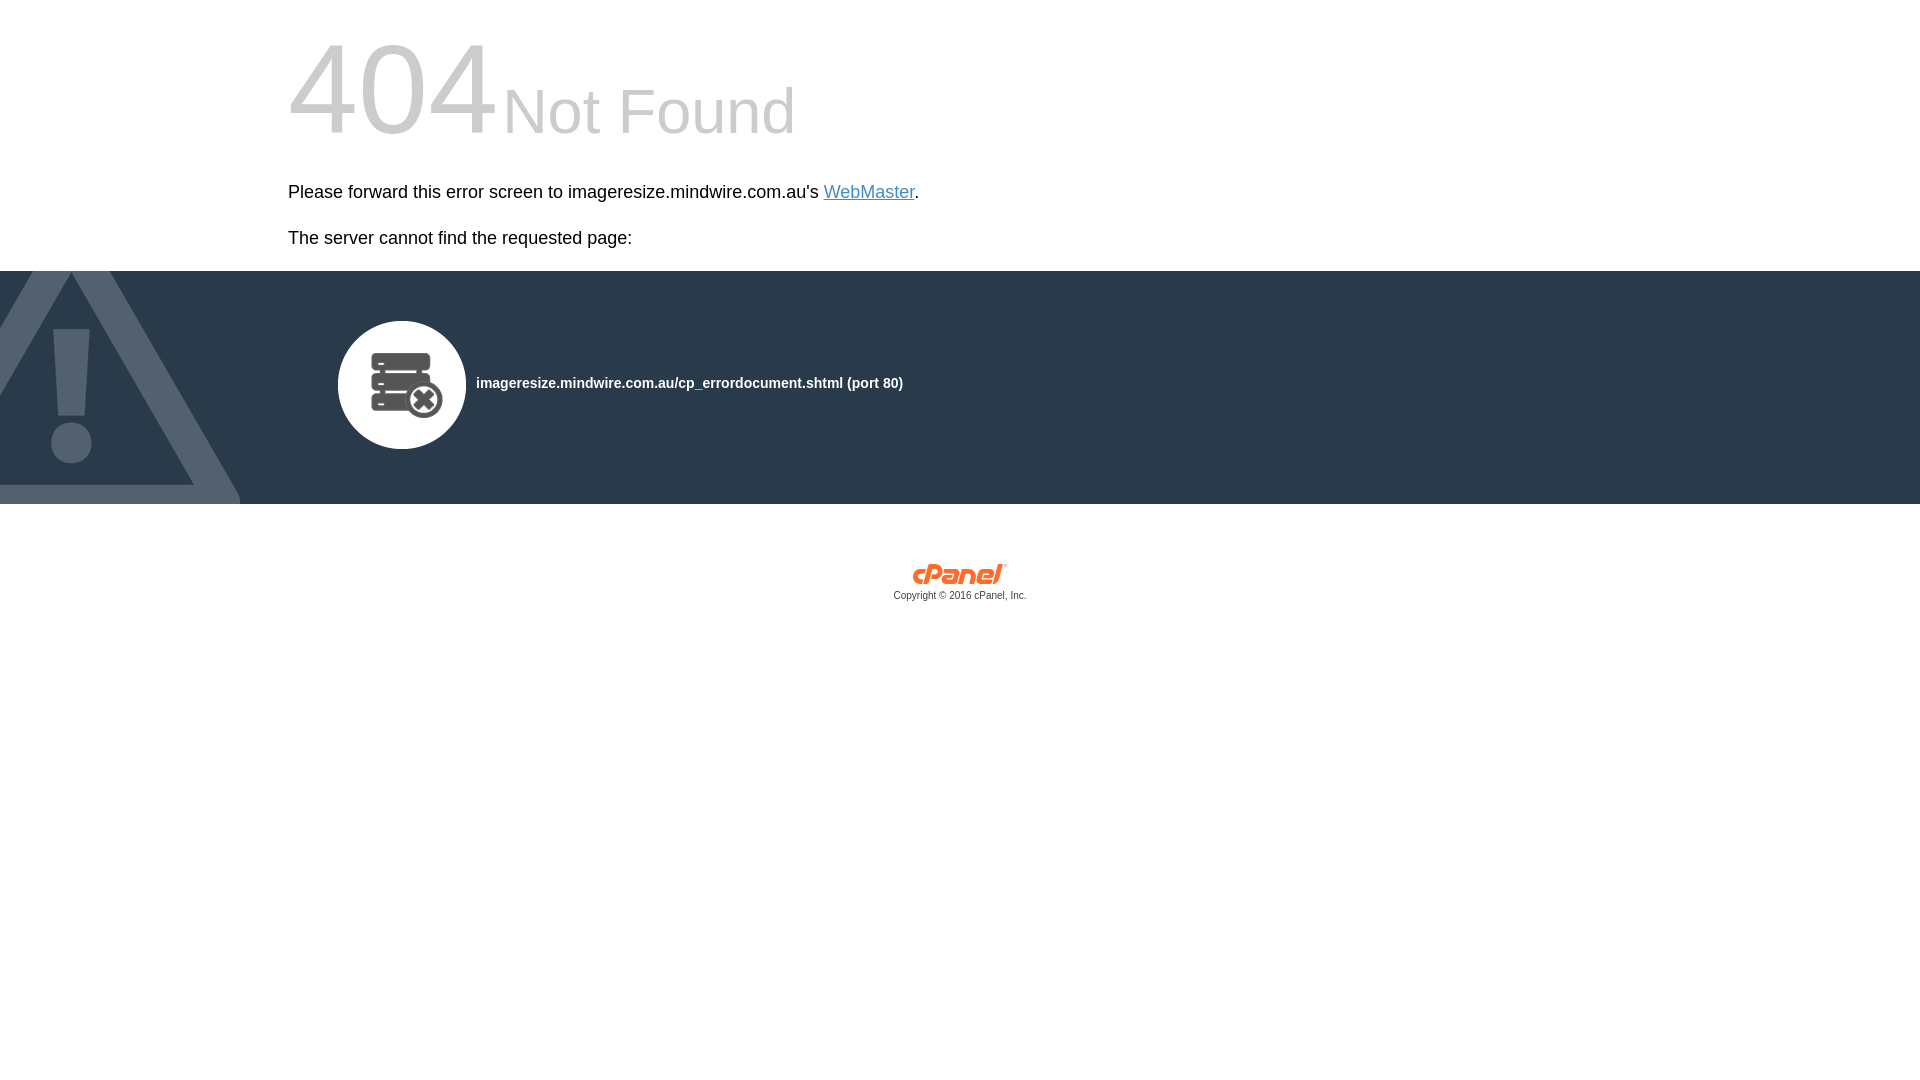  What do you see at coordinates (824, 192) in the screenshot?
I see `'WebMaster'` at bounding box center [824, 192].